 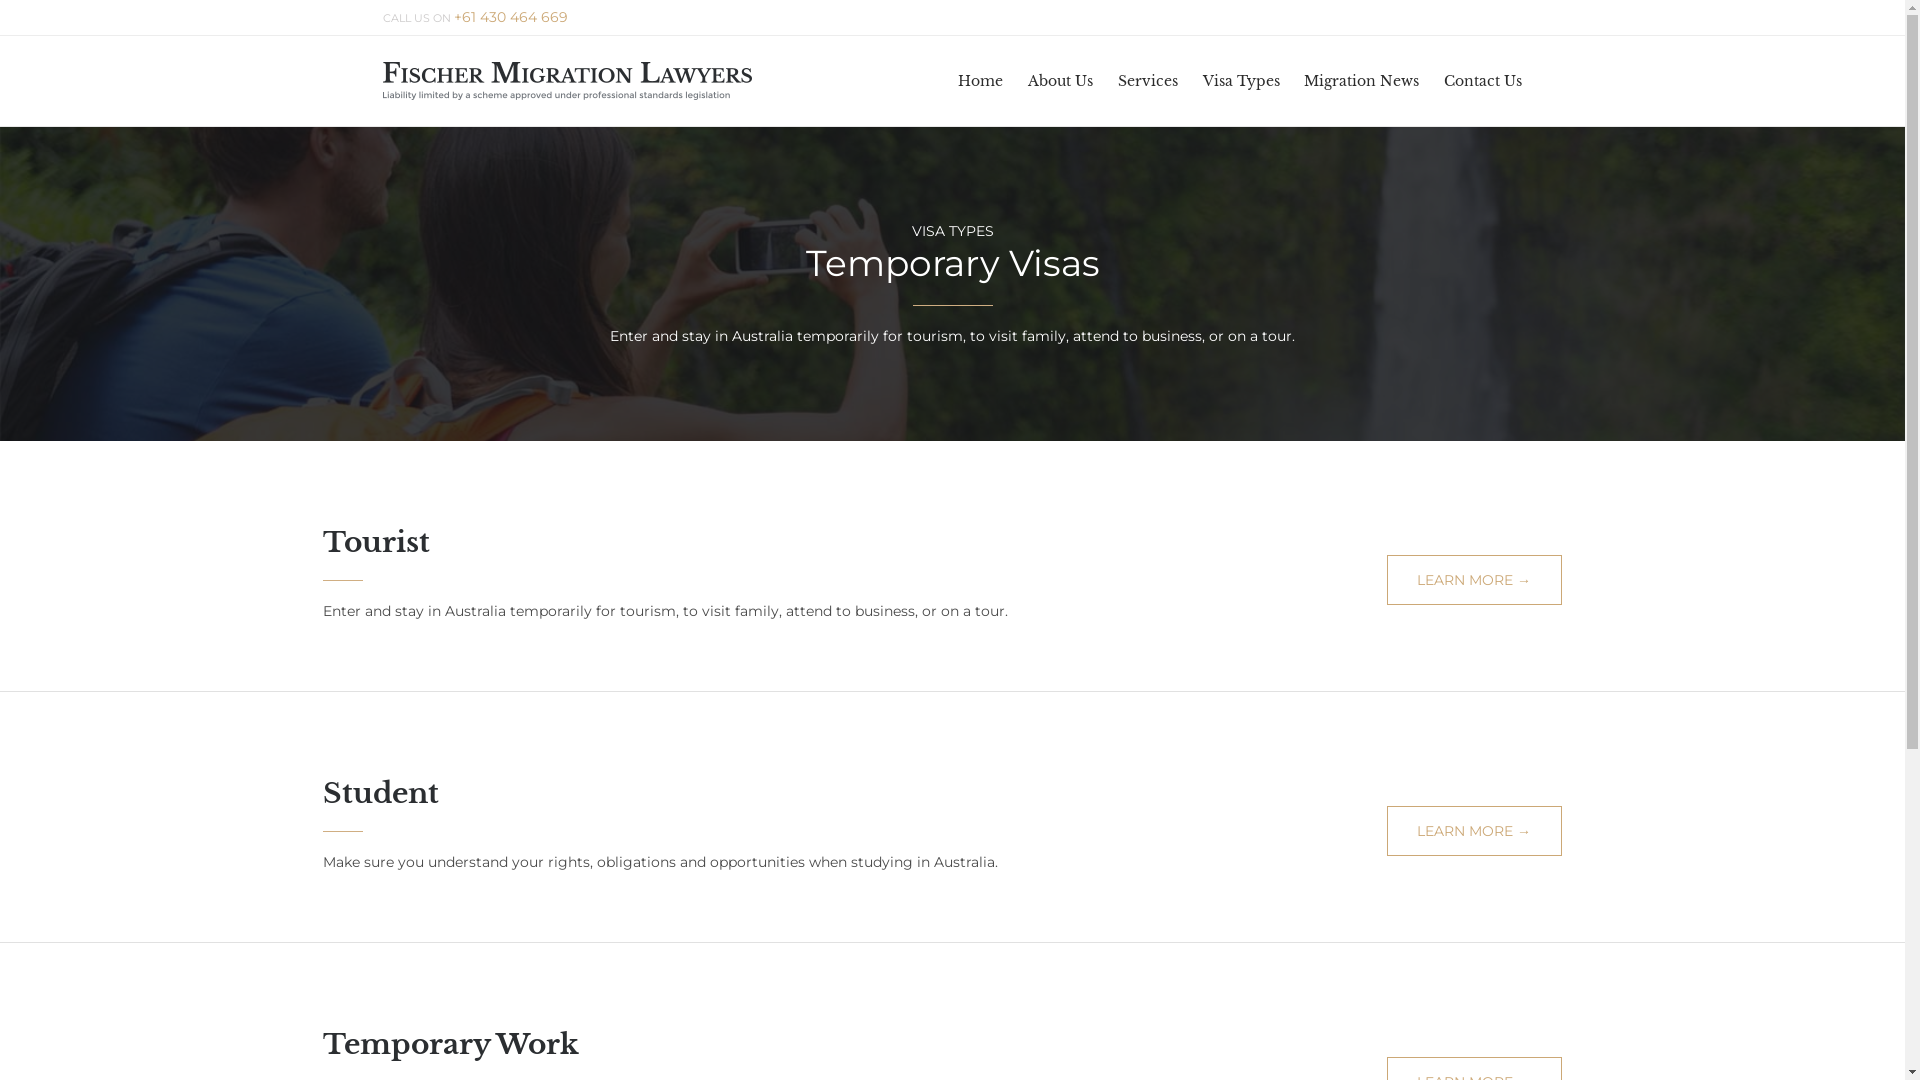 I want to click on 'Contact Us', so click(x=1483, y=80).